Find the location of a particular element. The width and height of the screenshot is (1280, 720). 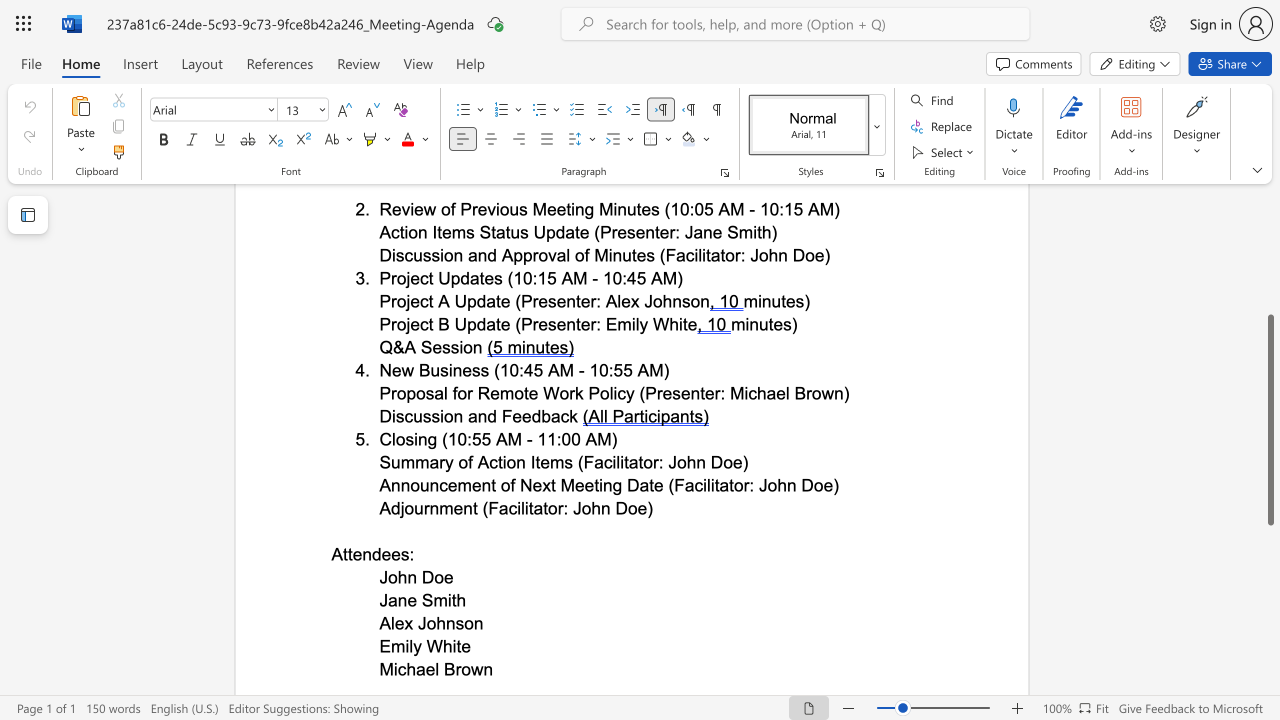

the 1th character "l" in the text is located at coordinates (436, 669).